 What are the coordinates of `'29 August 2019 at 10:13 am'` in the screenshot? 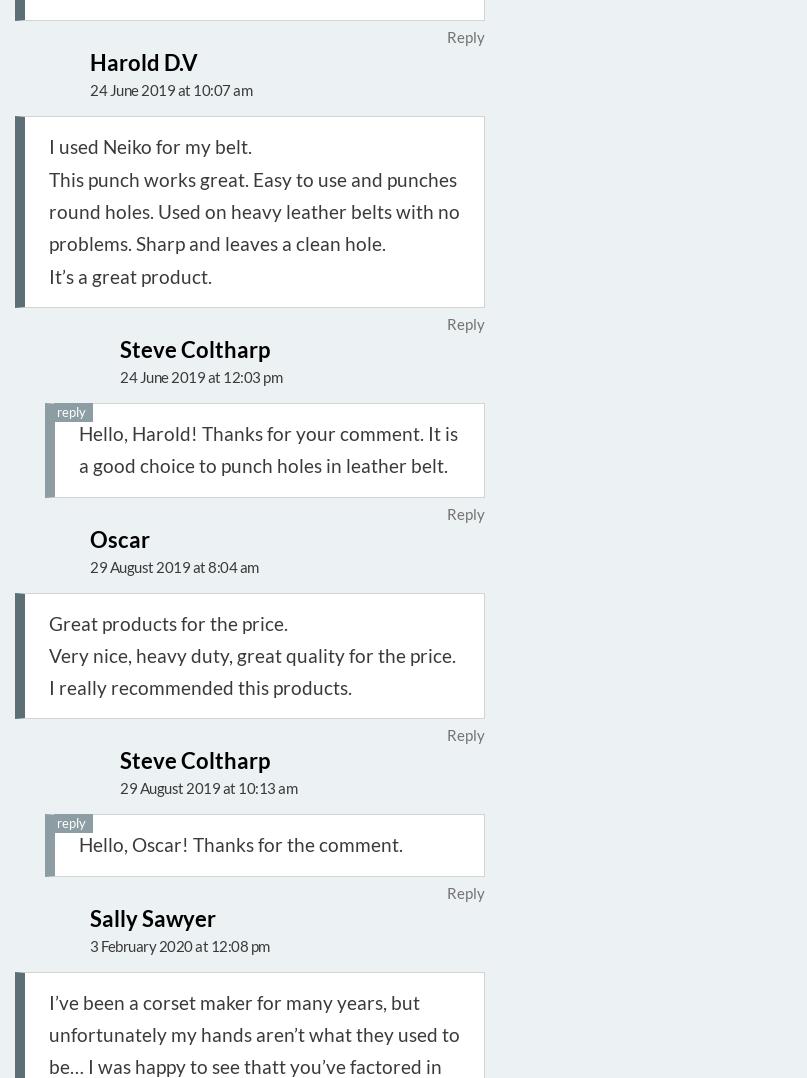 It's located at (119, 787).